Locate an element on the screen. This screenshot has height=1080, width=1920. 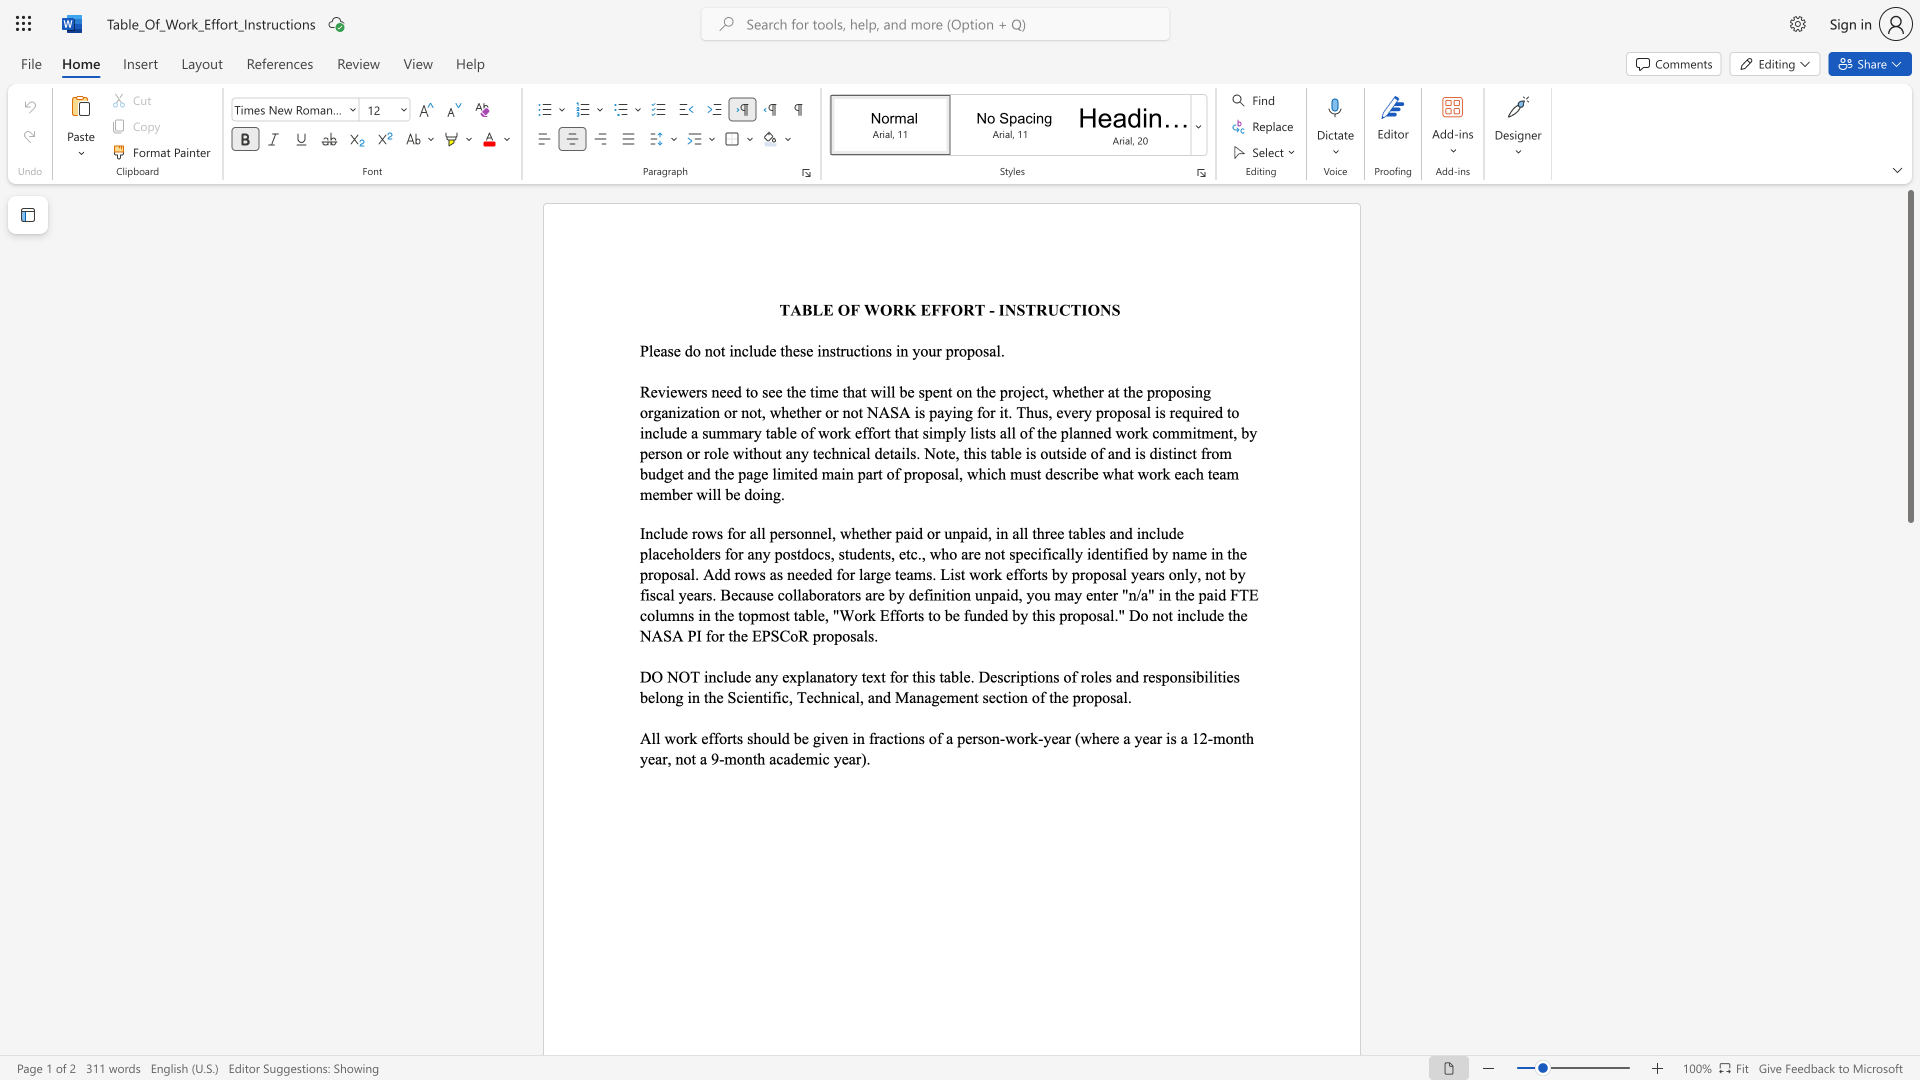
the vertical scrollbar to lower the page content is located at coordinates (1909, 540).